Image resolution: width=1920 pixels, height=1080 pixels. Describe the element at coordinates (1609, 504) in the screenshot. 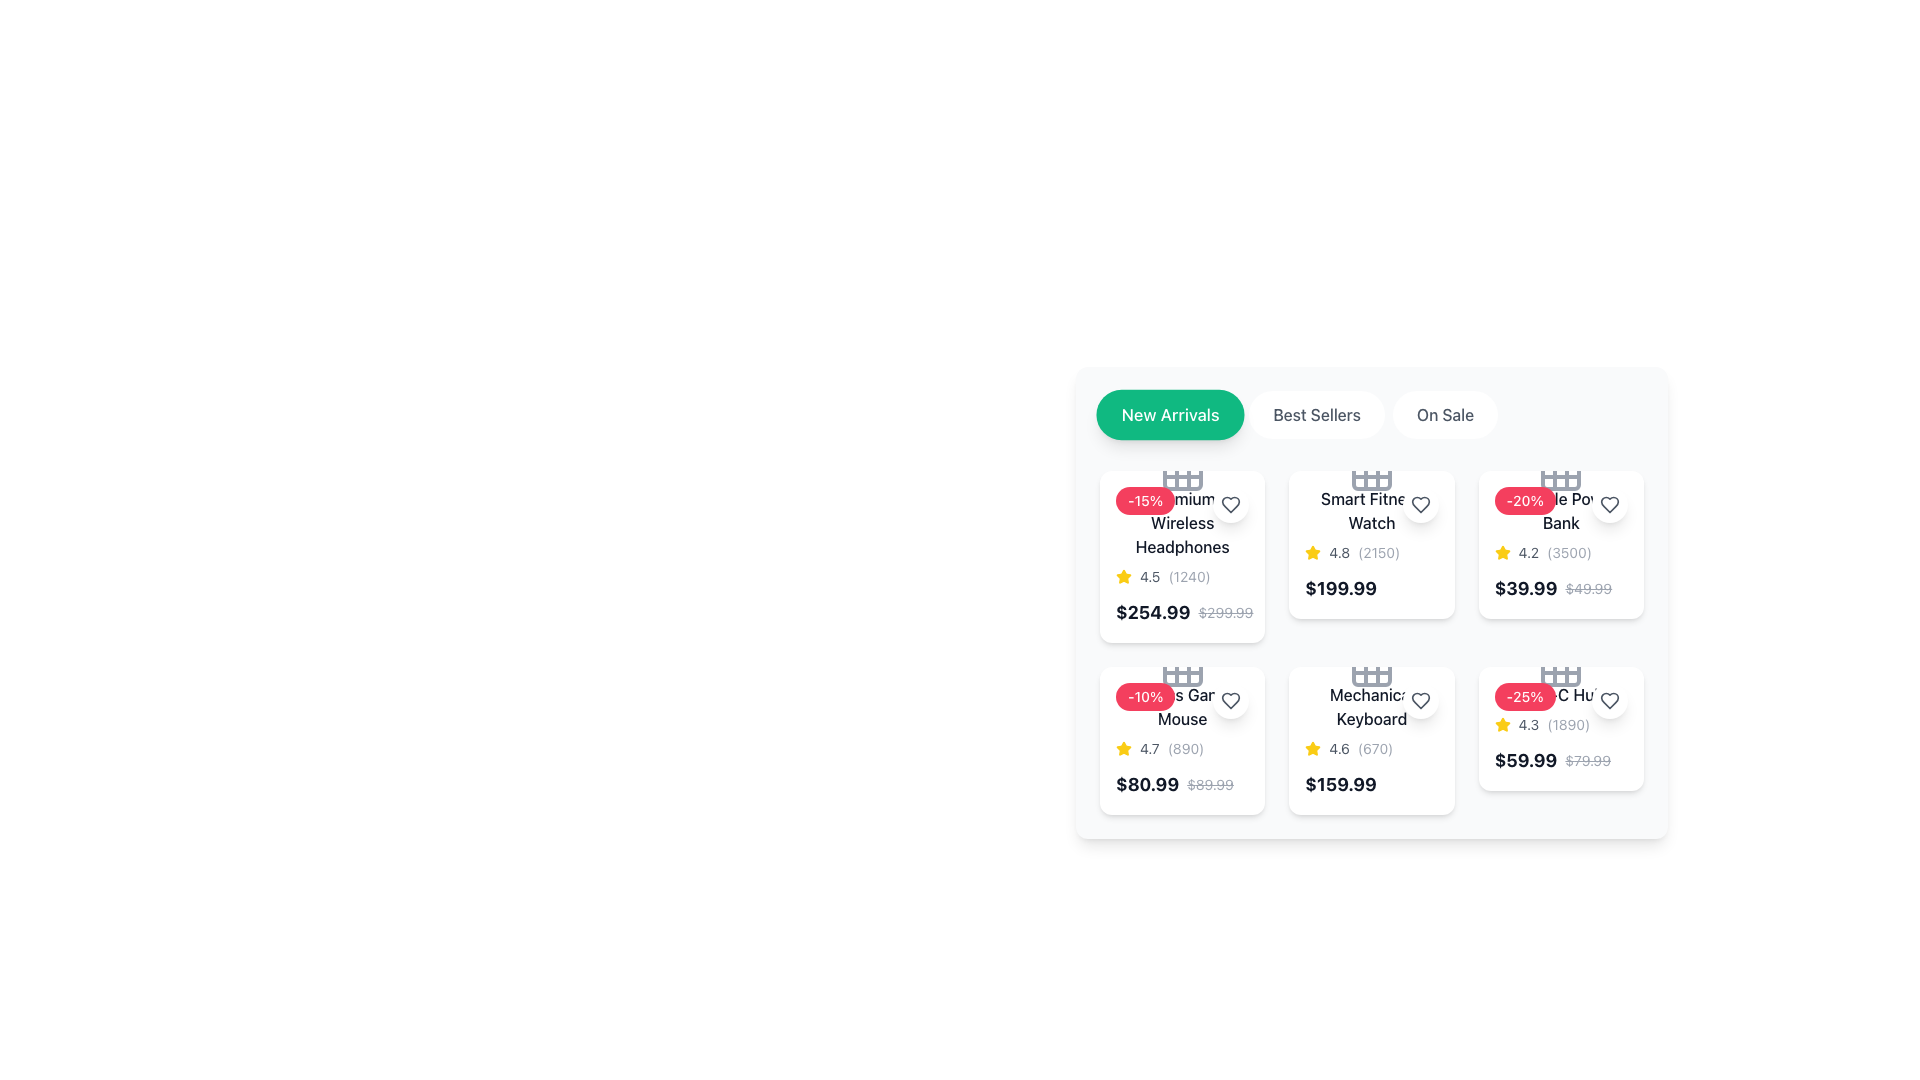

I see `the favorite button located in the top-right corner of the white card interface for the 'Portable Power Bank' product to mark it as a favorite` at that location.